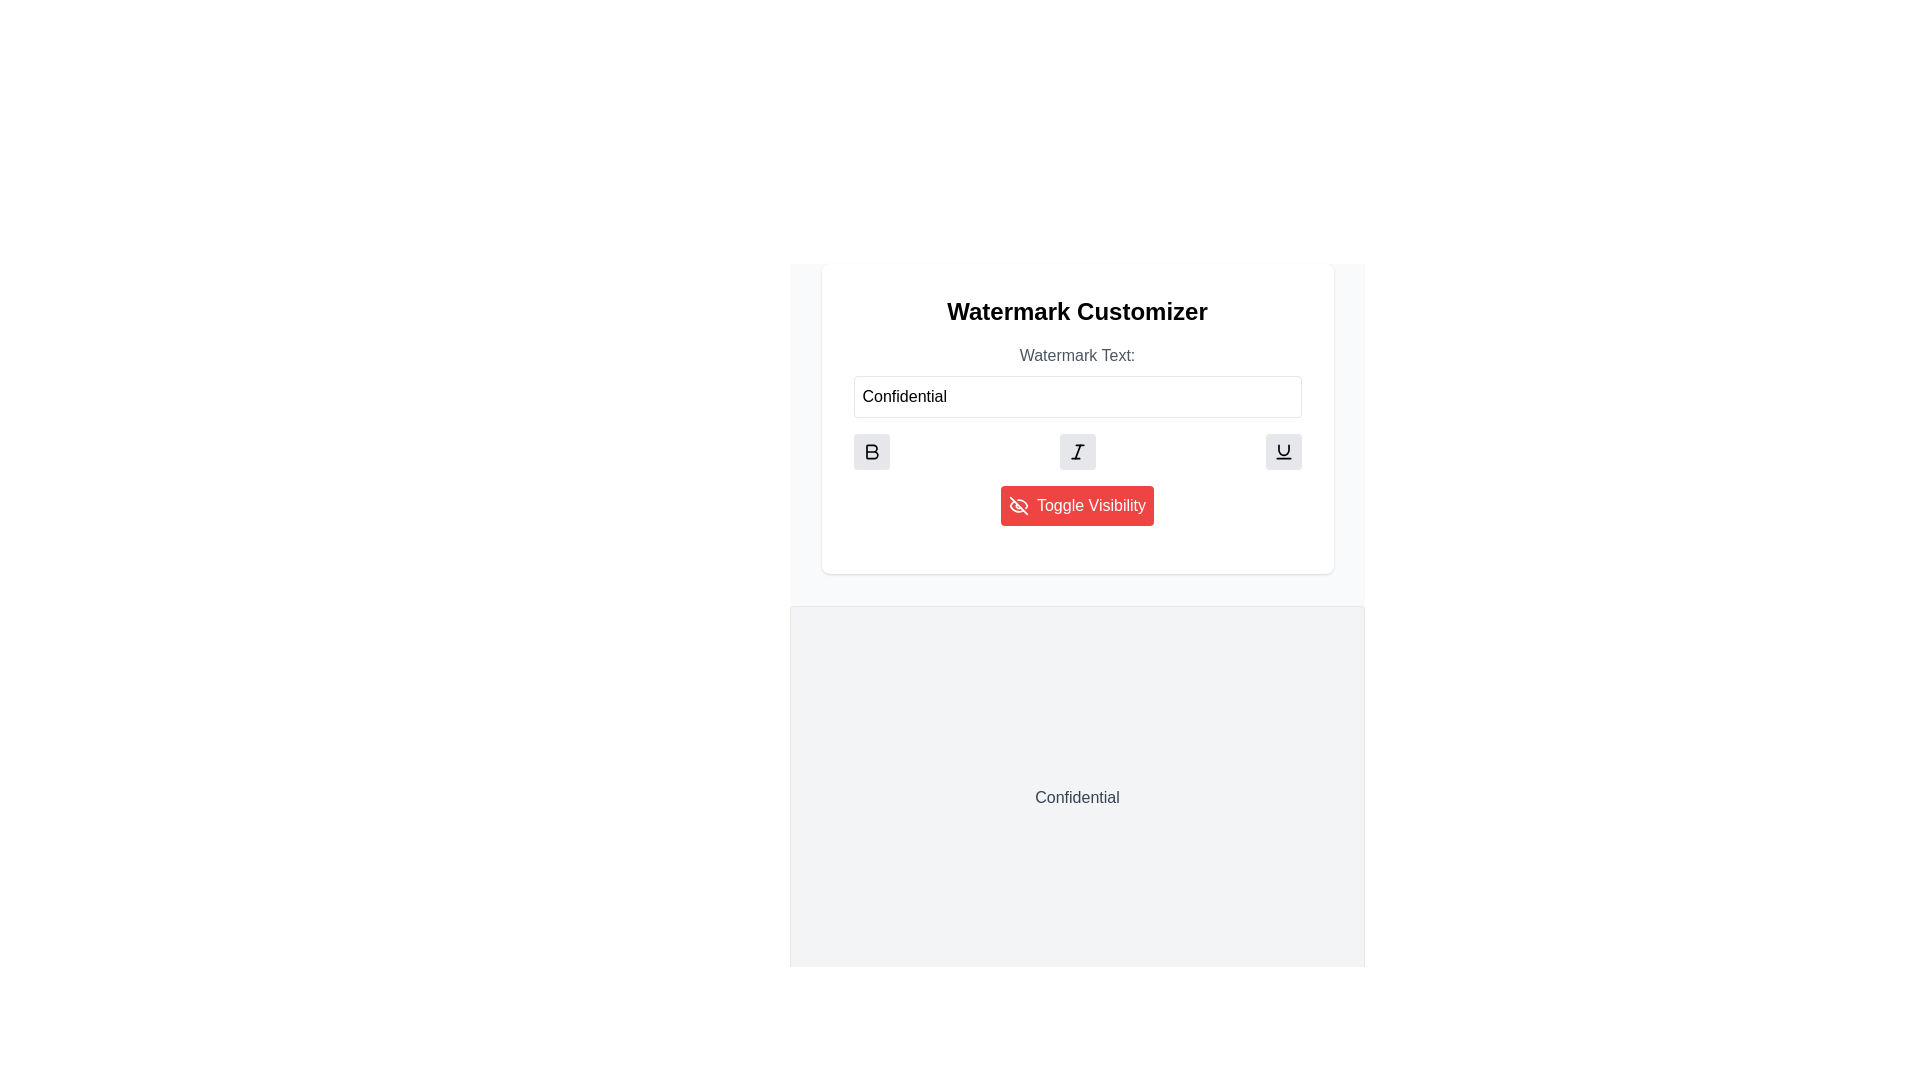 This screenshot has width=1920, height=1080. Describe the element at coordinates (871, 451) in the screenshot. I see `the gray circular button with a bold 'B' icon located under the 'Watermark Text' input area` at that location.